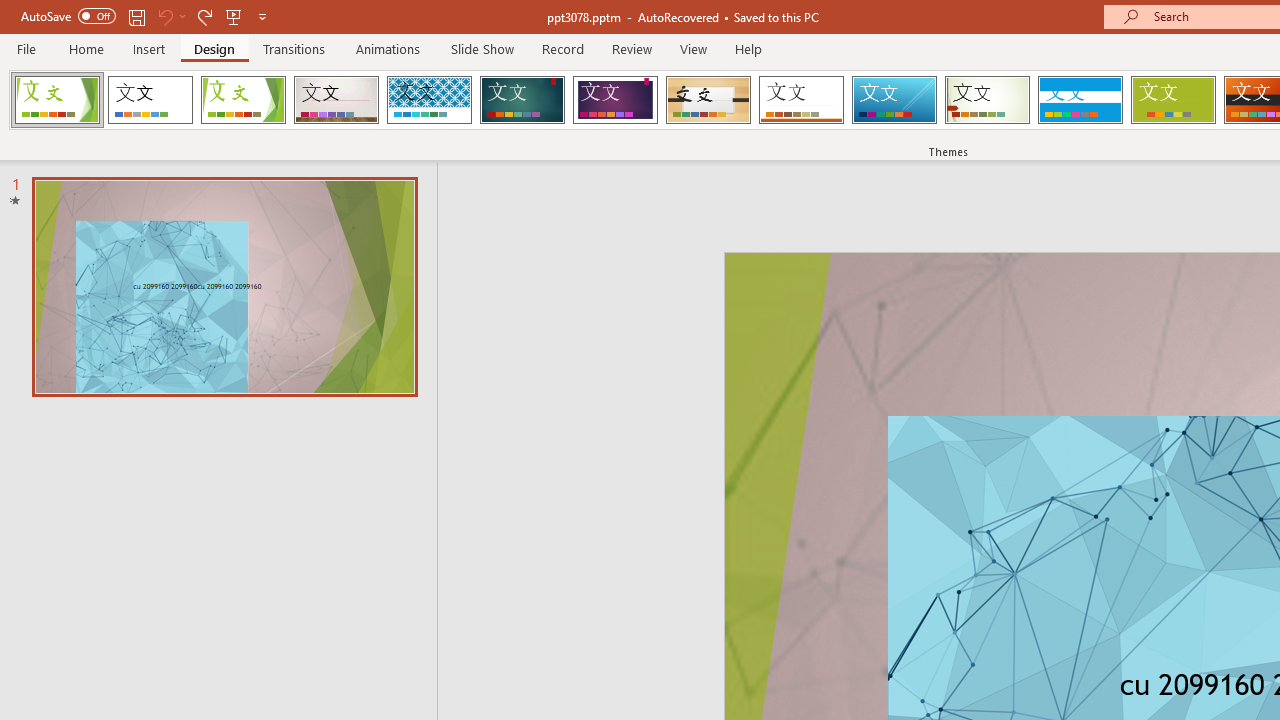 The height and width of the screenshot is (720, 1280). Describe the element at coordinates (987, 100) in the screenshot. I see `'Wisp Loading Preview...'` at that location.